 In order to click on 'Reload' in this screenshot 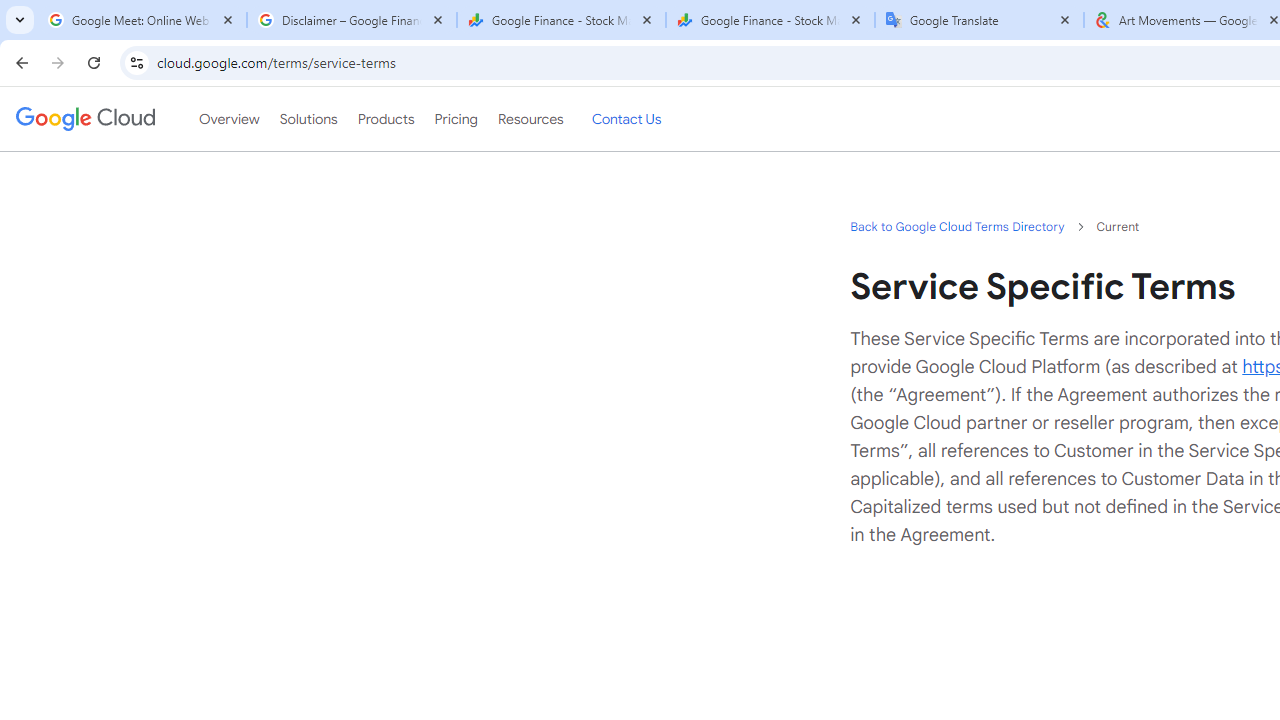, I will do `click(93, 61)`.